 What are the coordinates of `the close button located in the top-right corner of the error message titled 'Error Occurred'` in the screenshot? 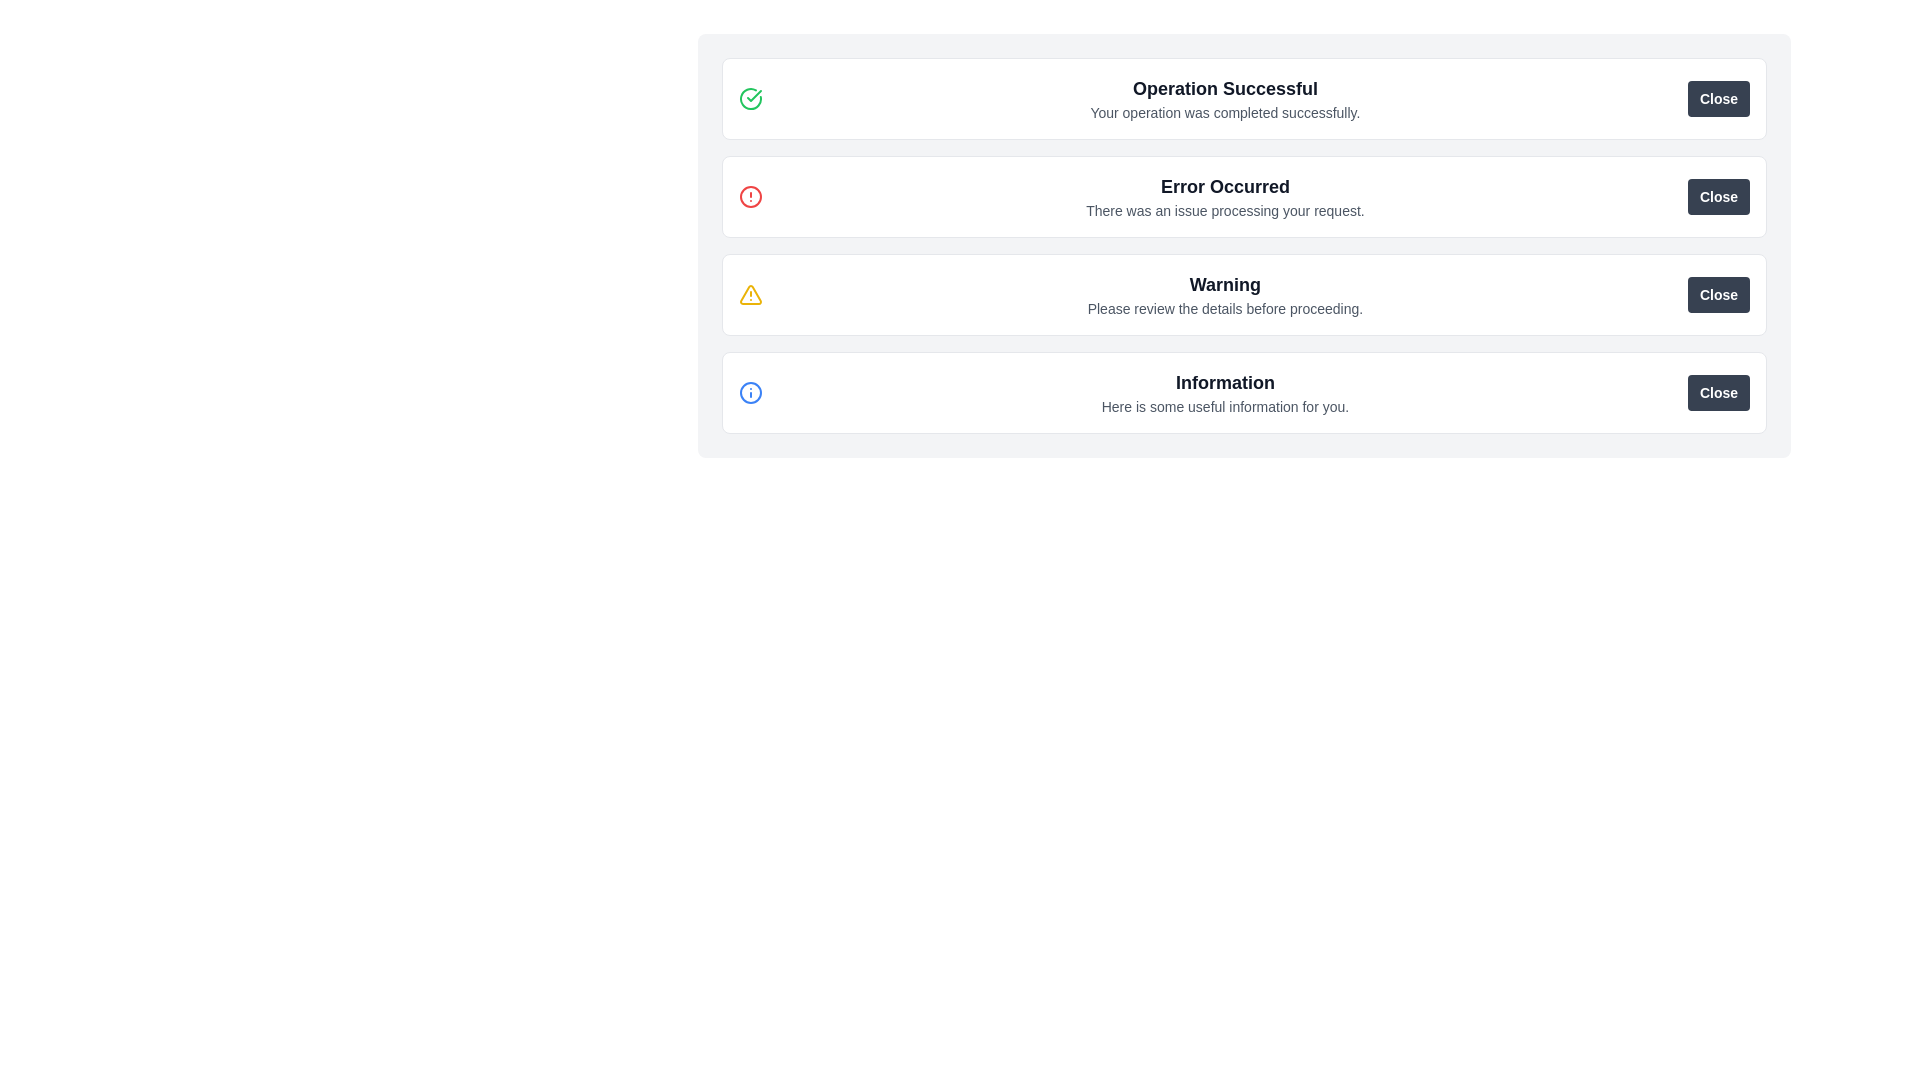 It's located at (1717, 196).